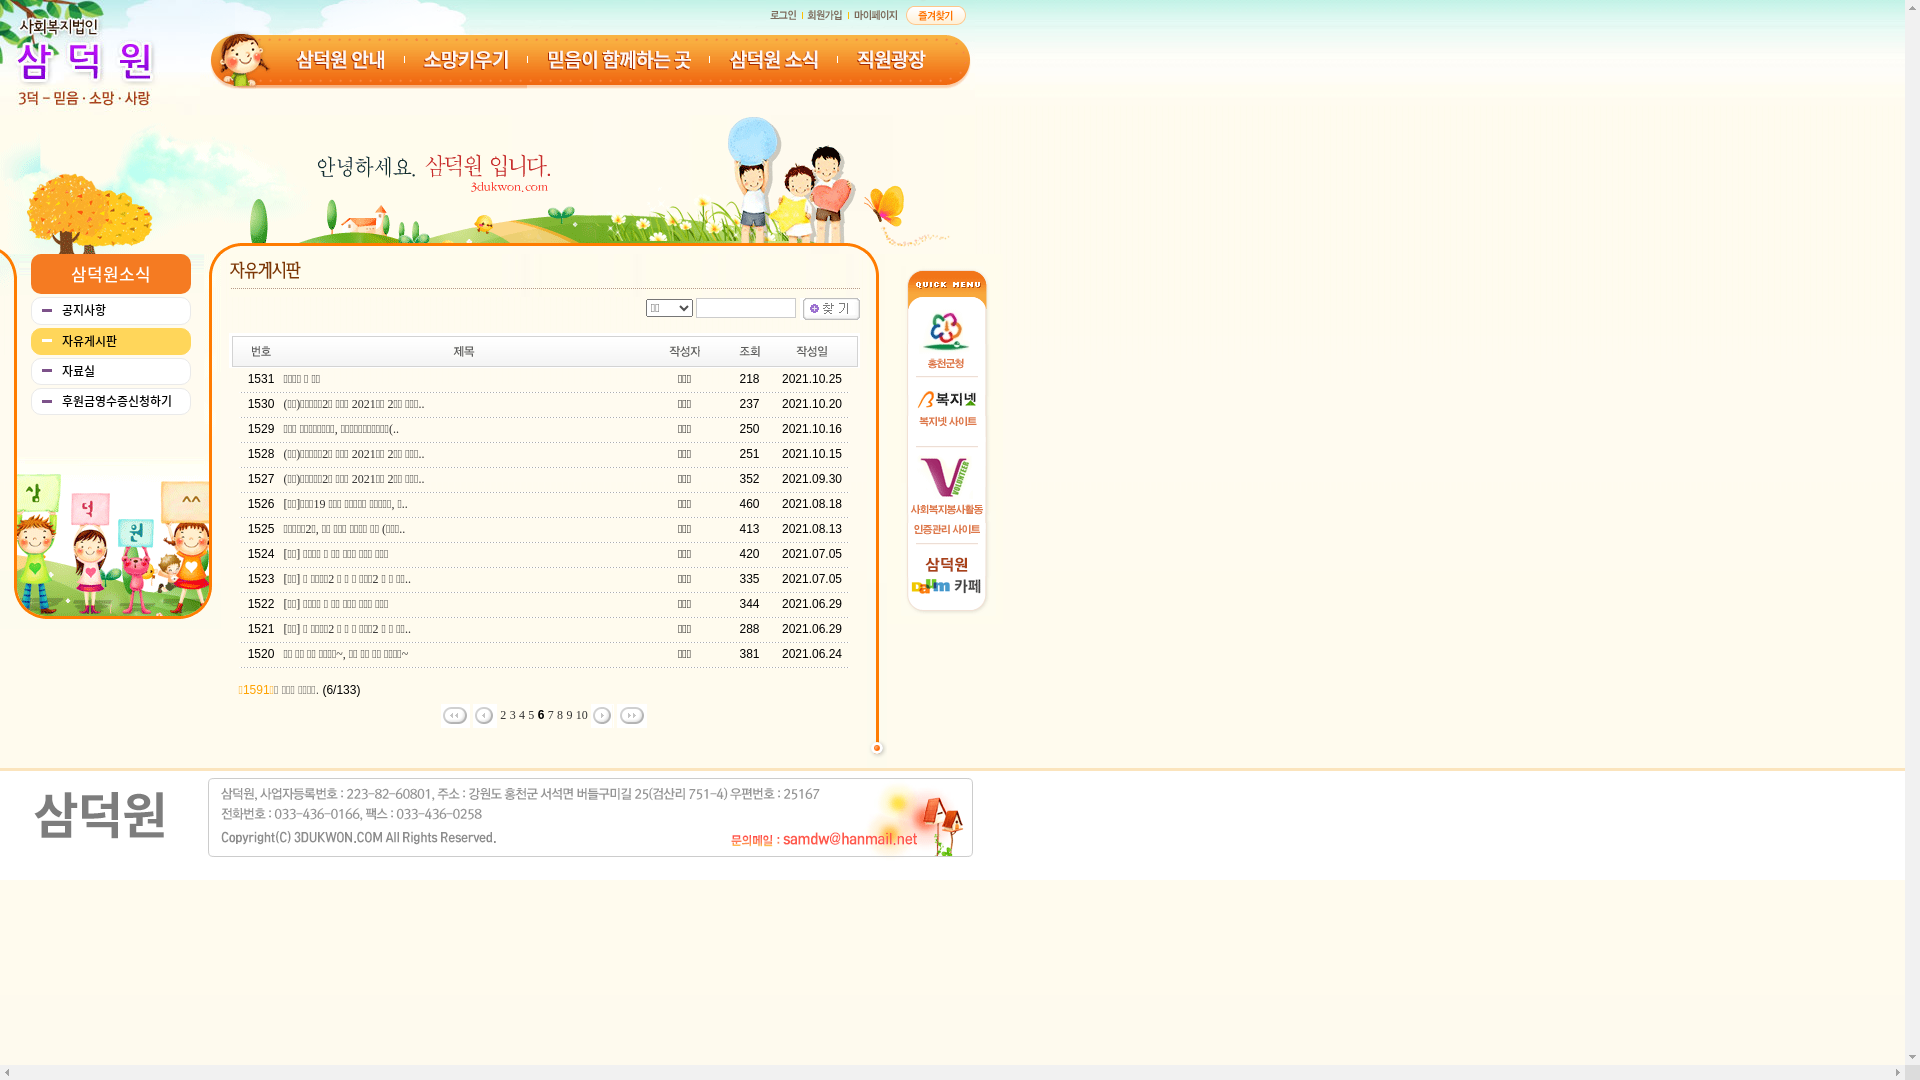 This screenshot has width=1920, height=1080. What do you see at coordinates (560, 713) in the screenshot?
I see `'8'` at bounding box center [560, 713].